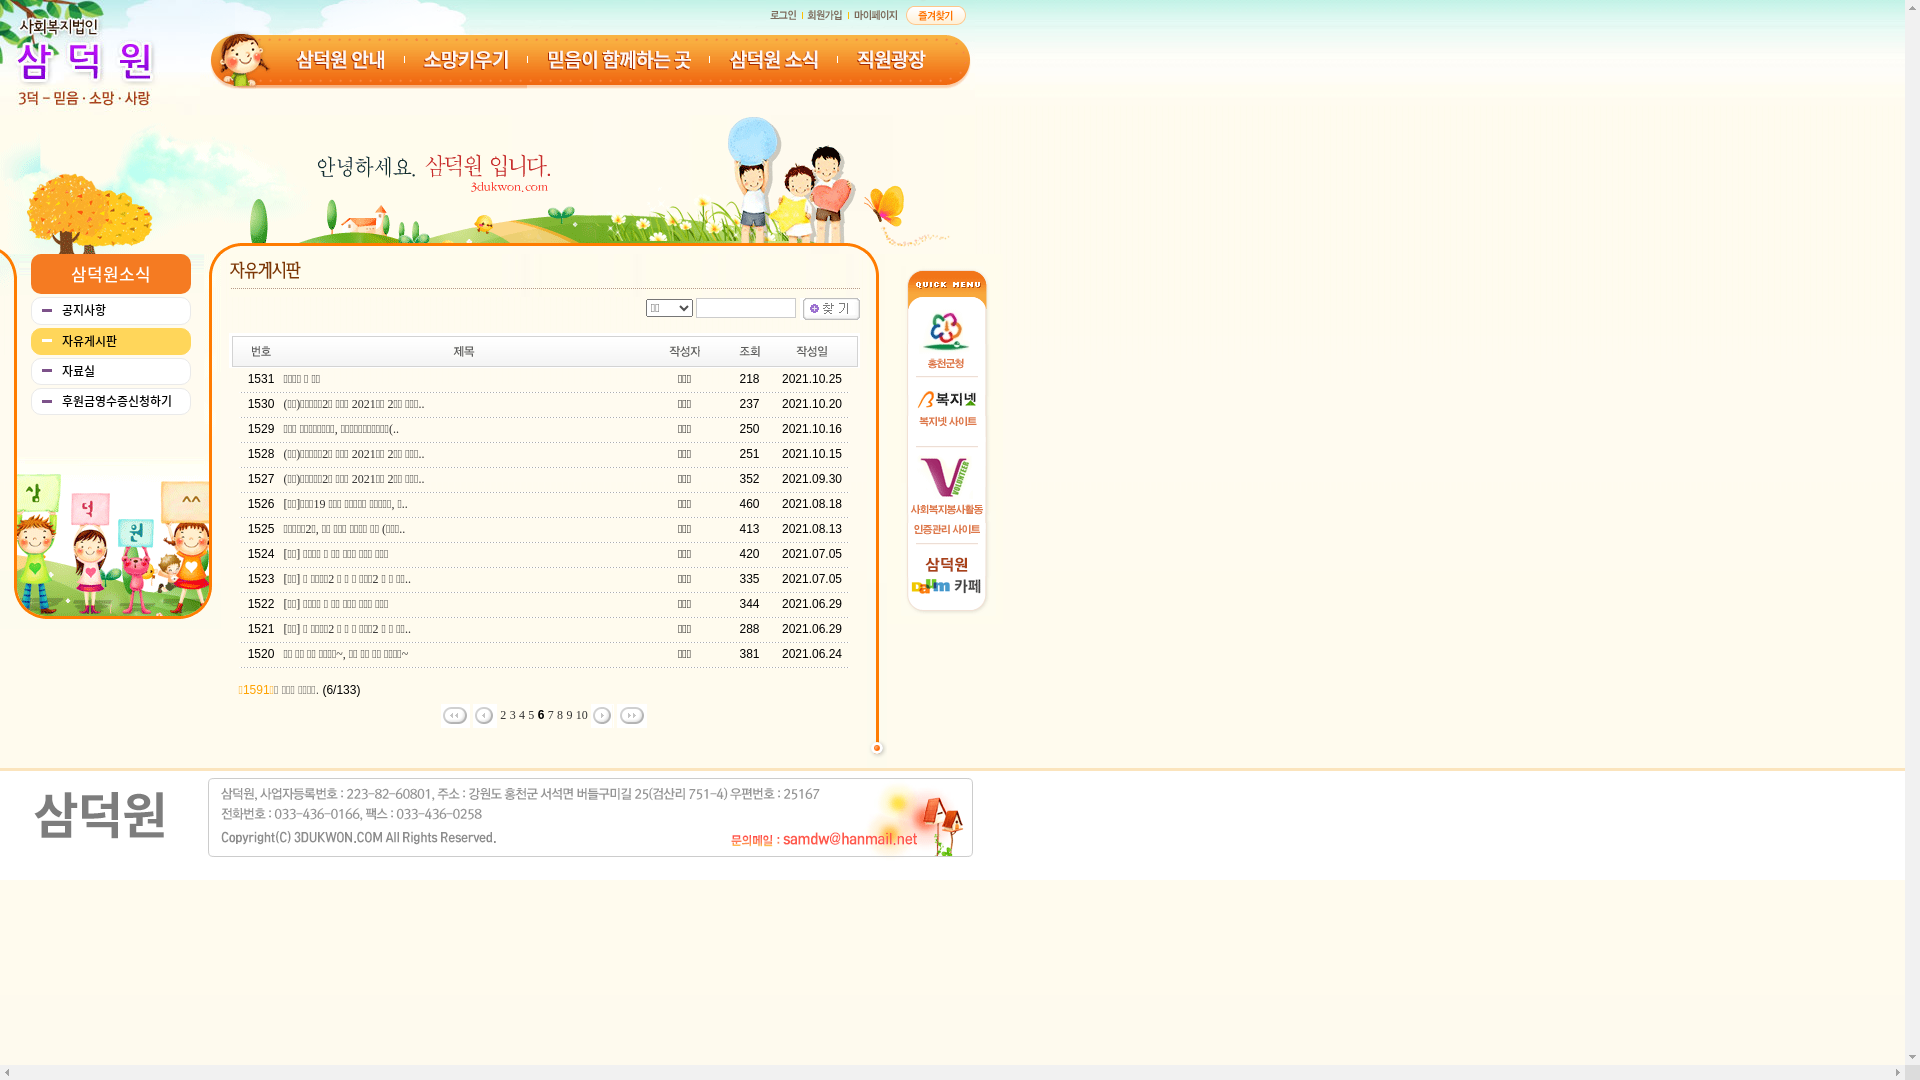 This screenshot has width=1920, height=1080. What do you see at coordinates (560, 713) in the screenshot?
I see `'8'` at bounding box center [560, 713].